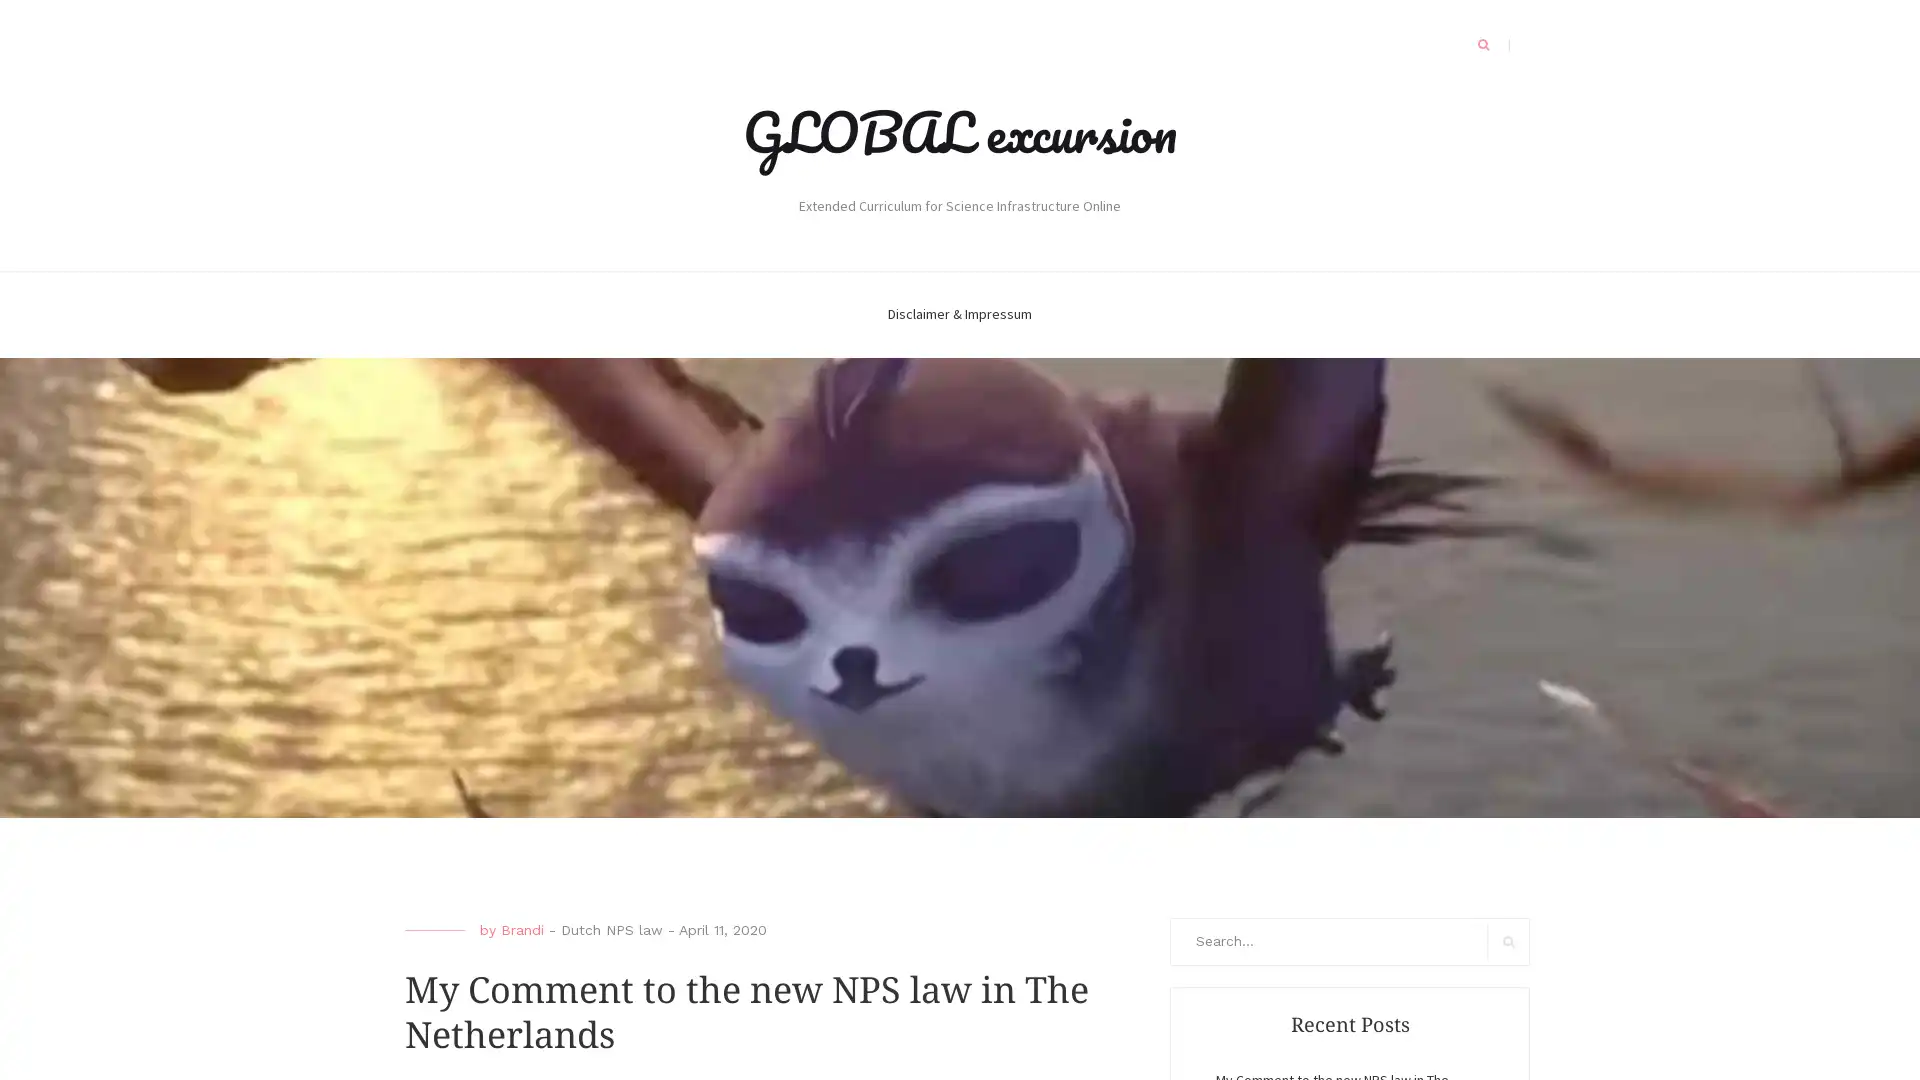 Image resolution: width=1920 pixels, height=1080 pixels. I want to click on Search, so click(1508, 941).